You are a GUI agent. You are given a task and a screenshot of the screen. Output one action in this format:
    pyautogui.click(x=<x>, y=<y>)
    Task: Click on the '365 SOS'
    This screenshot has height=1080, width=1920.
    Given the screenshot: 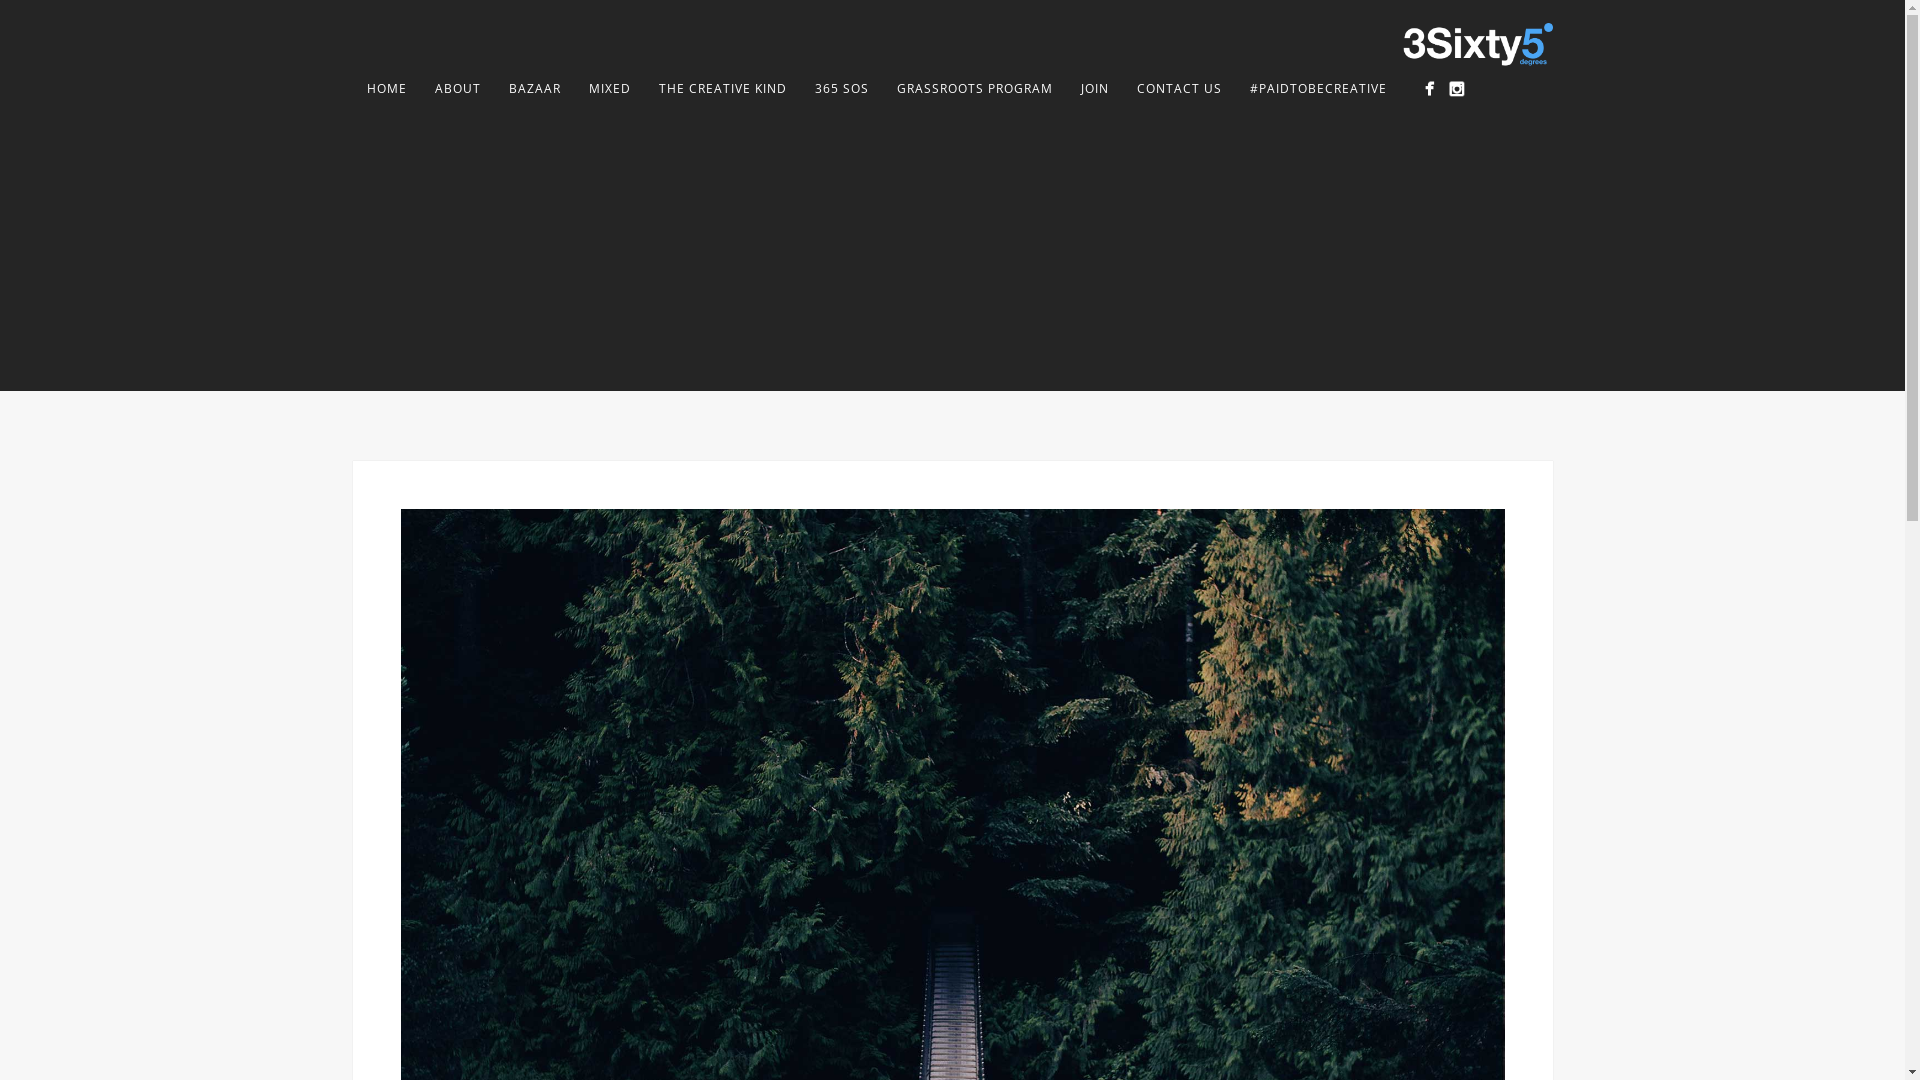 What is the action you would take?
    pyautogui.click(x=840, y=87)
    